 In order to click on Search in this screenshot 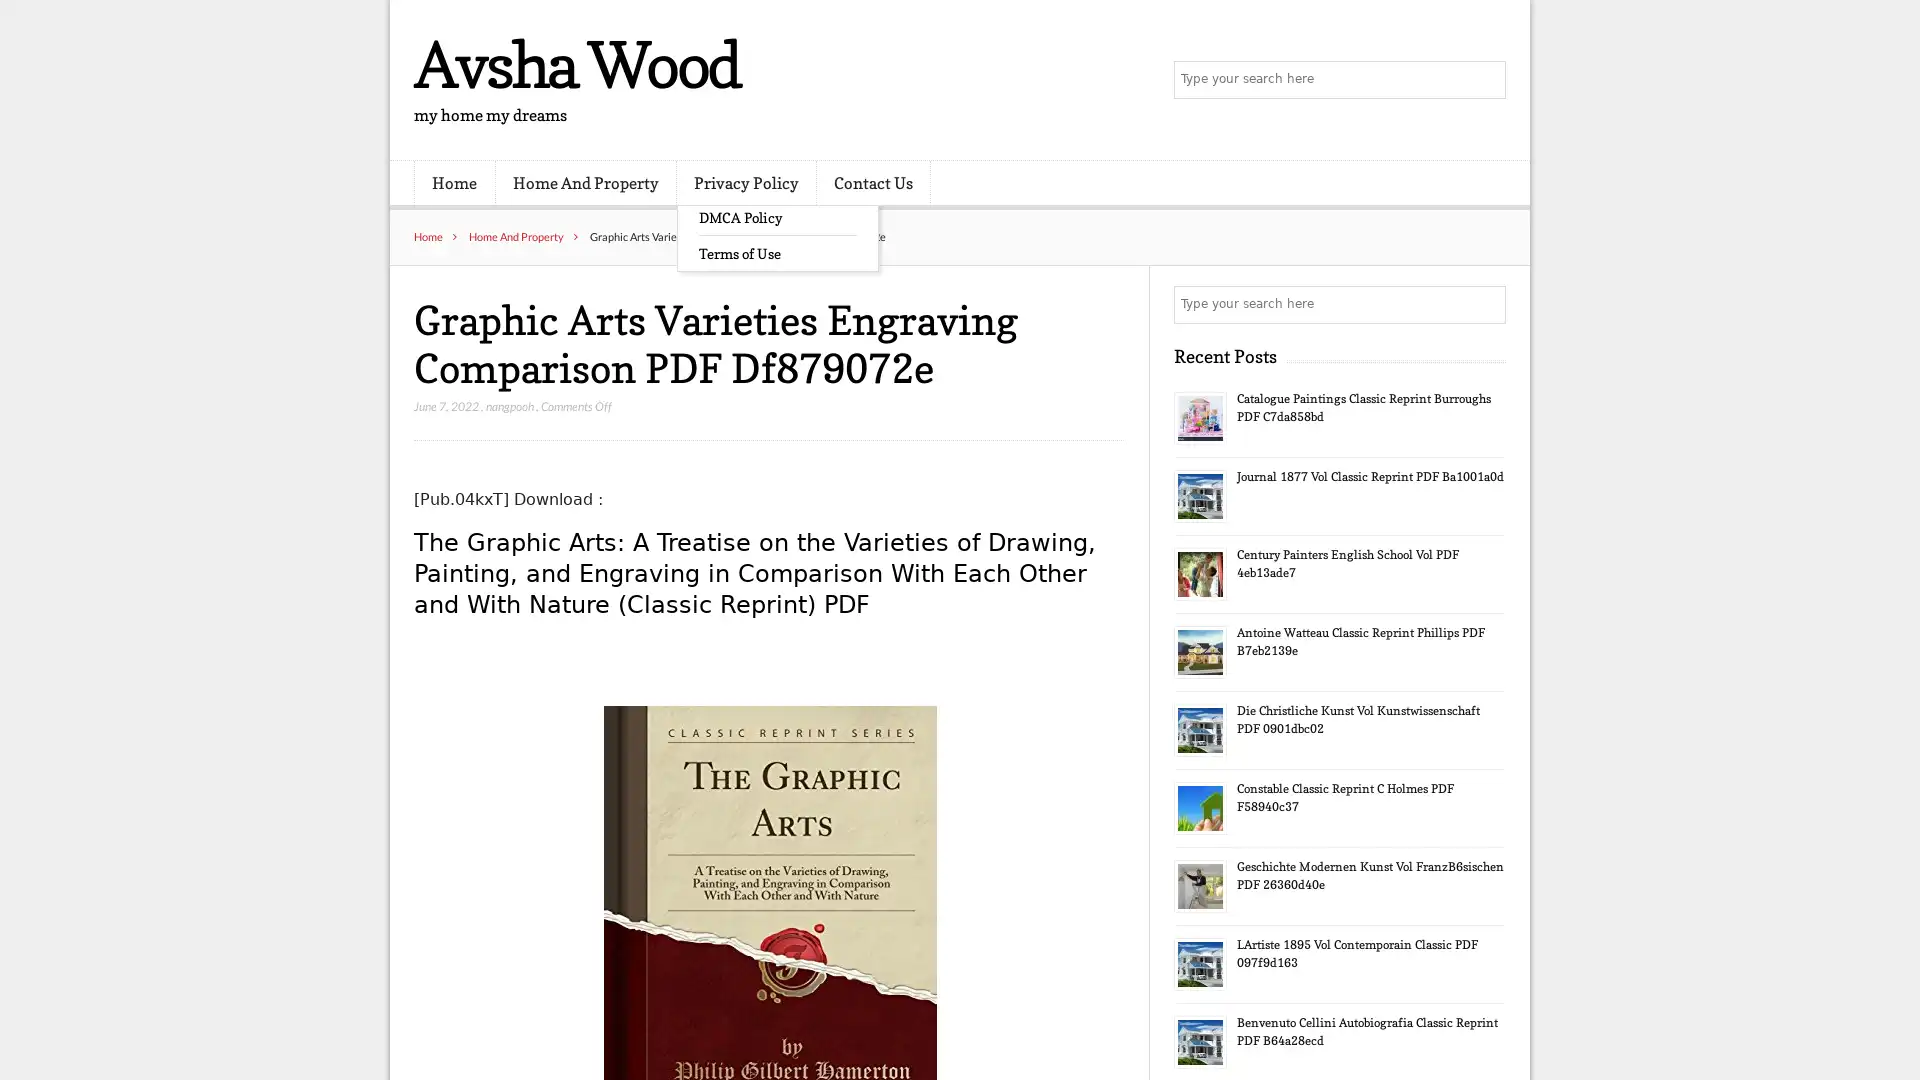, I will do `click(1485, 80)`.